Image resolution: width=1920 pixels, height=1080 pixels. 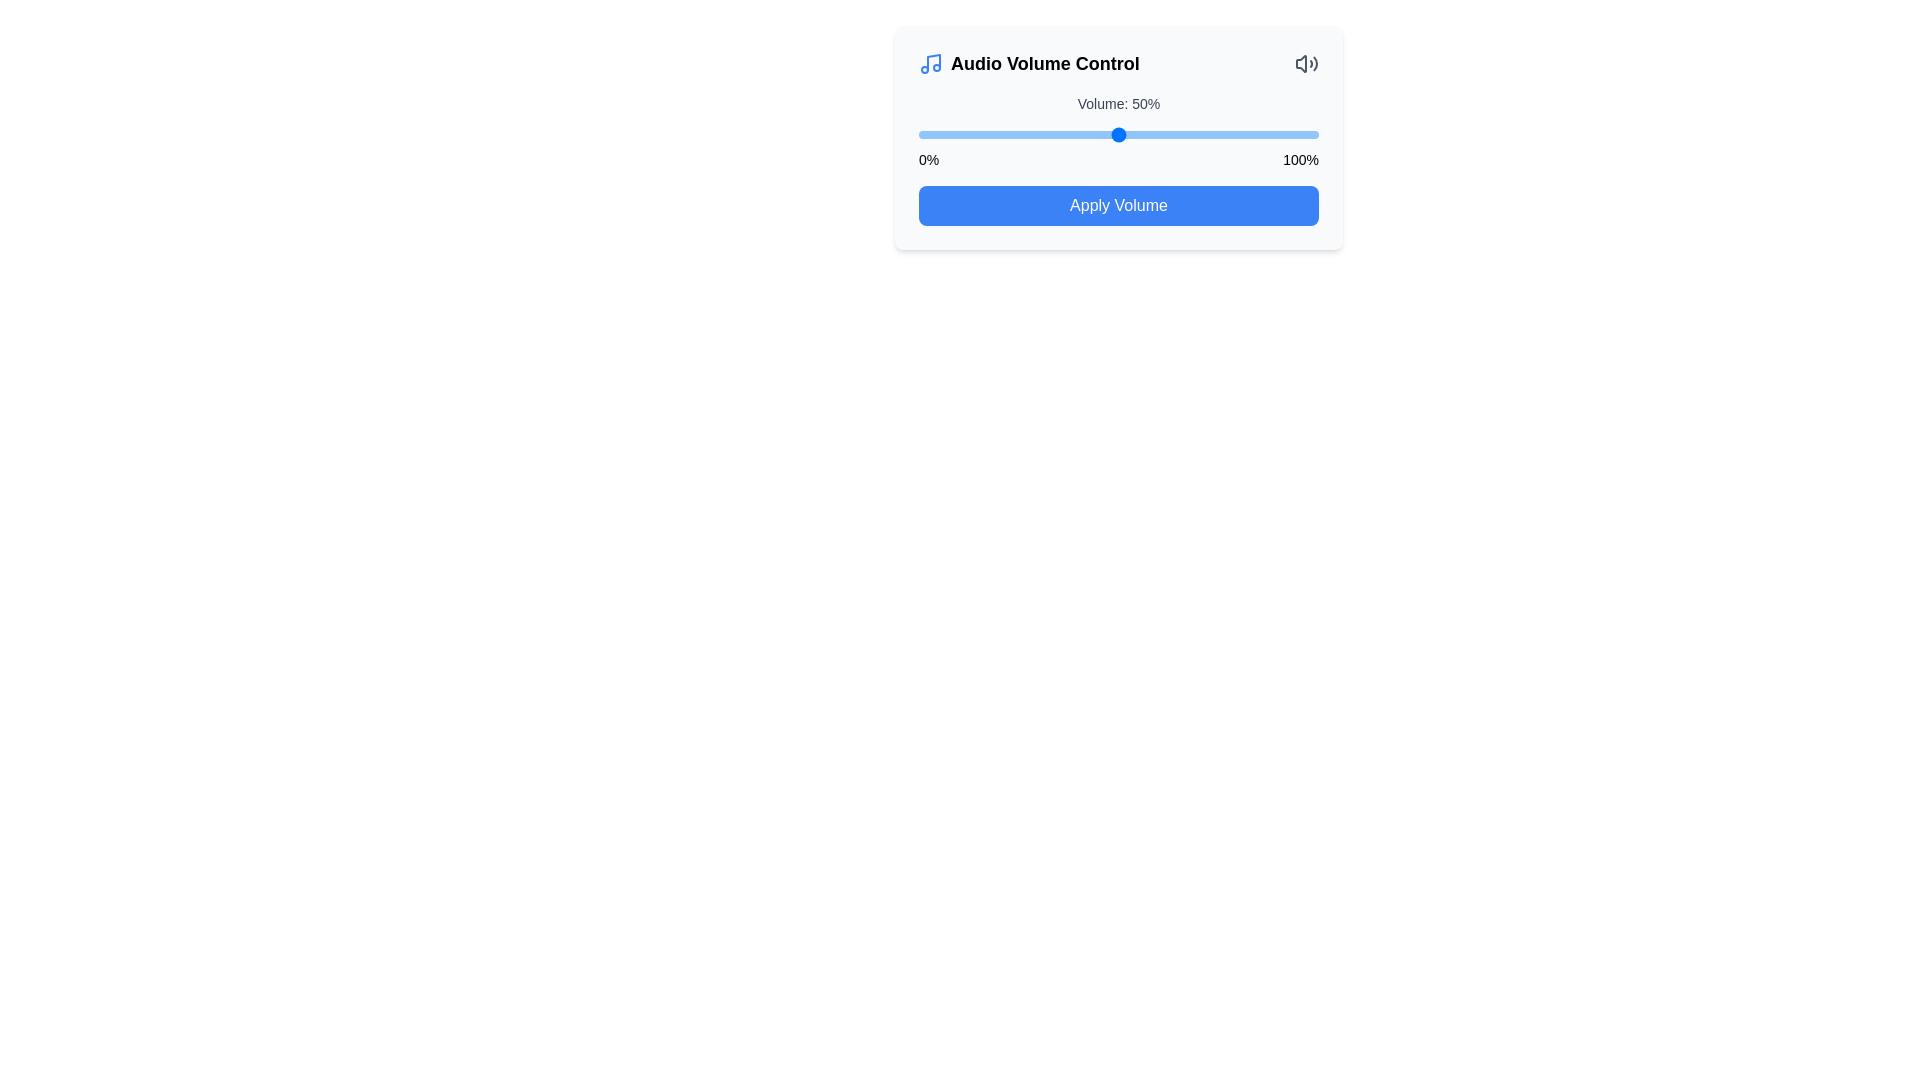 What do you see at coordinates (1301, 63) in the screenshot?
I see `the graphical vector icon resembling a speaker in the audio volume control section, which is located on the top-right side of the panel, aligned with the heading 'Audio Volume Control'` at bounding box center [1301, 63].